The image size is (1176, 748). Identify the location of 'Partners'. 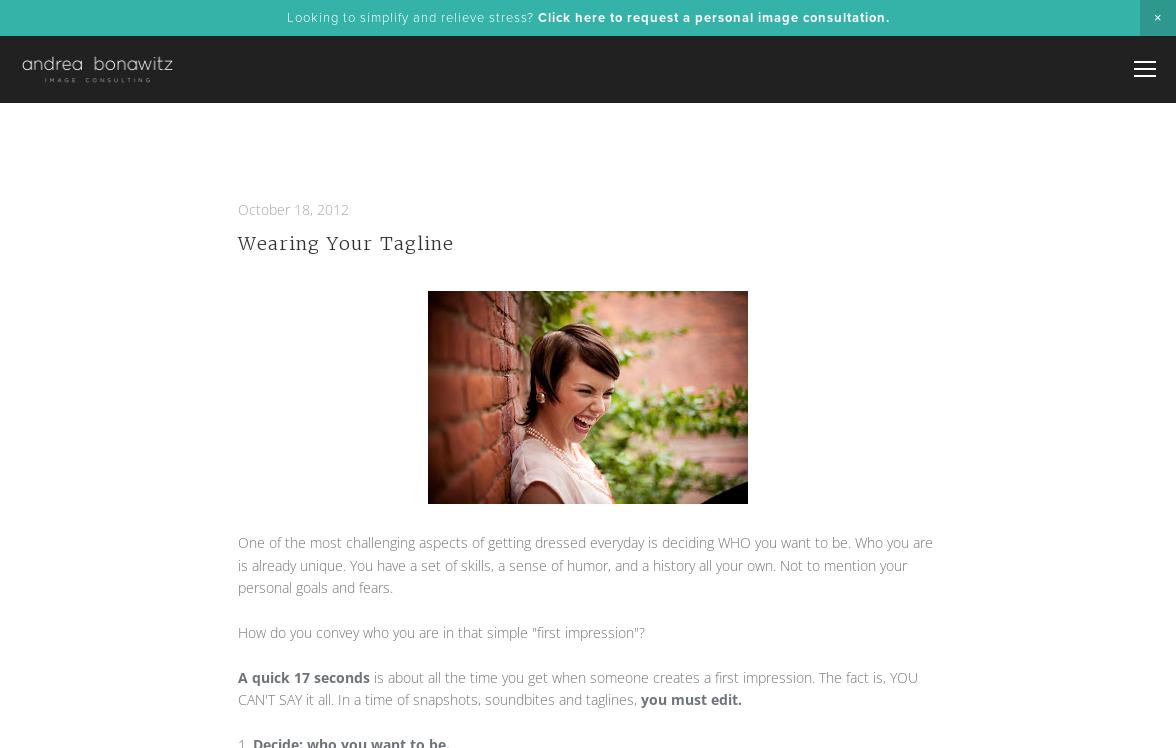
(989, 278).